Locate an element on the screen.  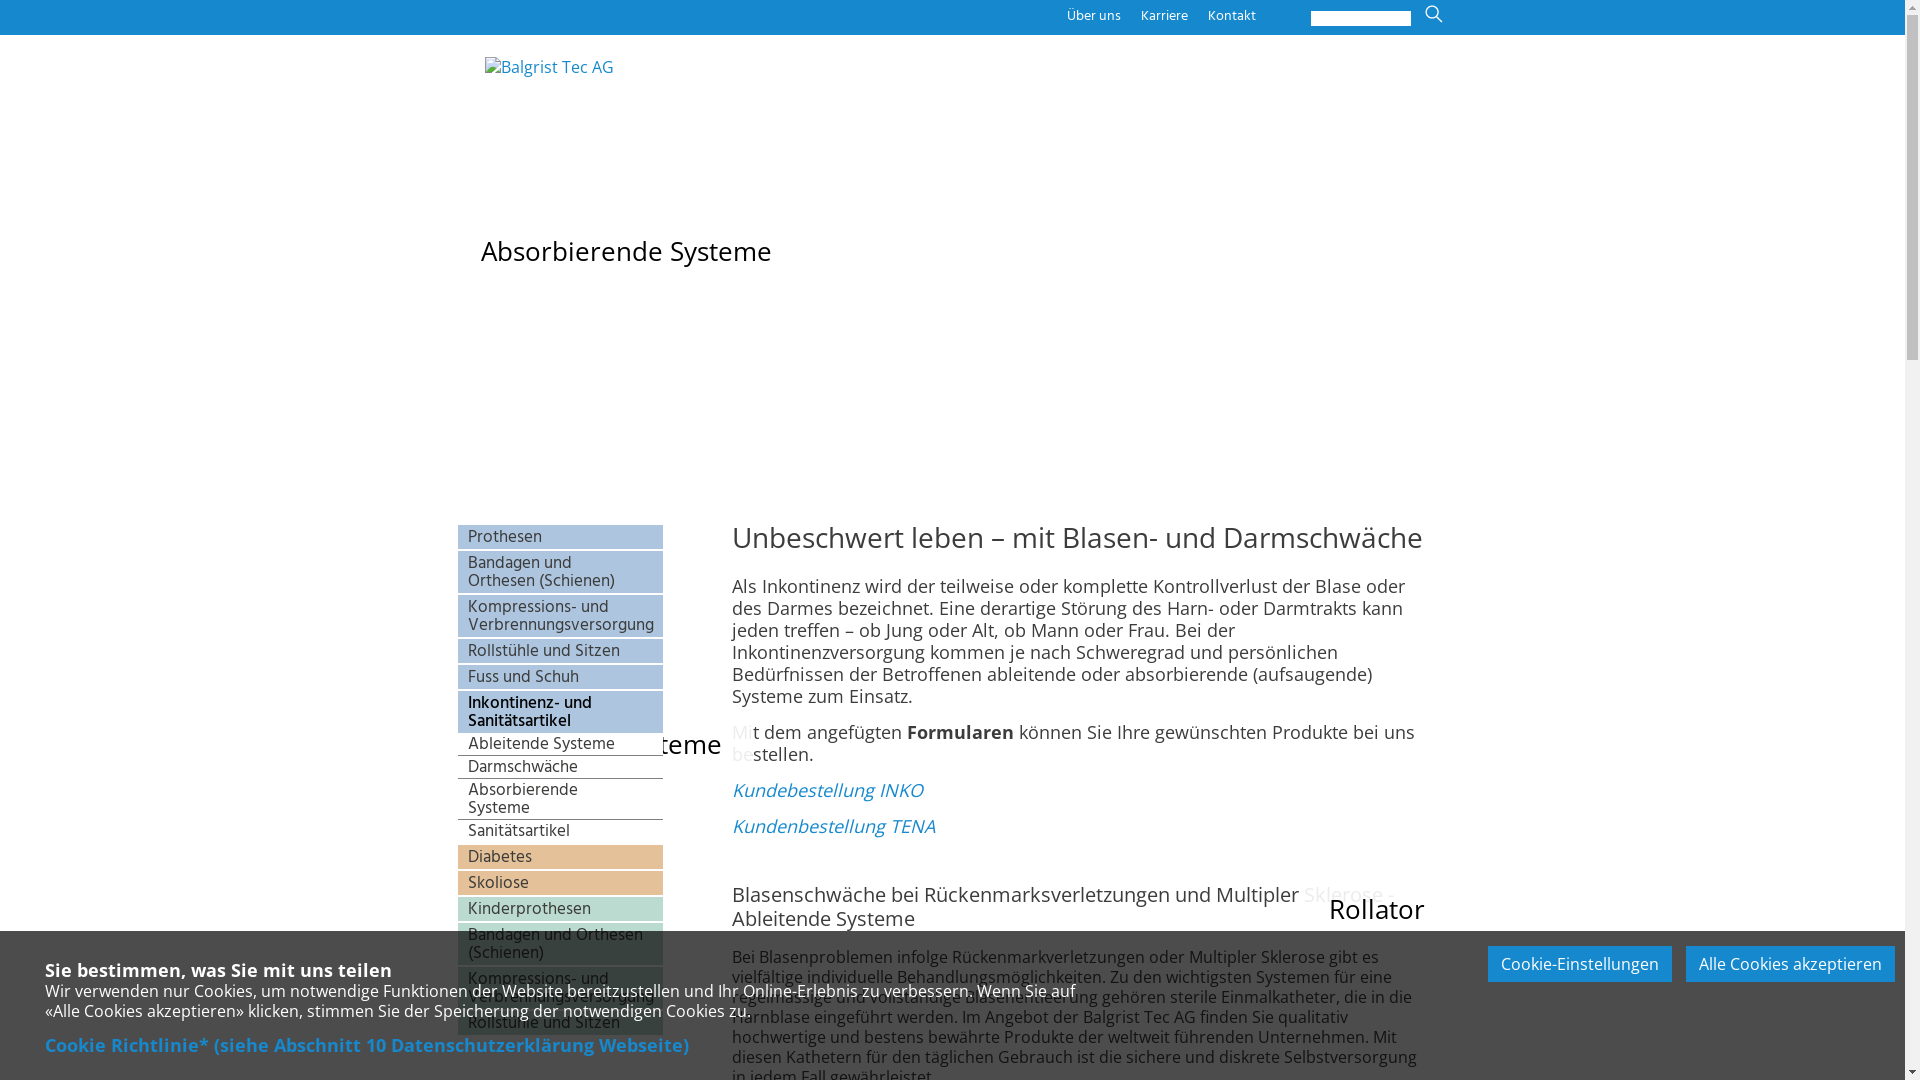
'Prothesen' is located at coordinates (560, 535).